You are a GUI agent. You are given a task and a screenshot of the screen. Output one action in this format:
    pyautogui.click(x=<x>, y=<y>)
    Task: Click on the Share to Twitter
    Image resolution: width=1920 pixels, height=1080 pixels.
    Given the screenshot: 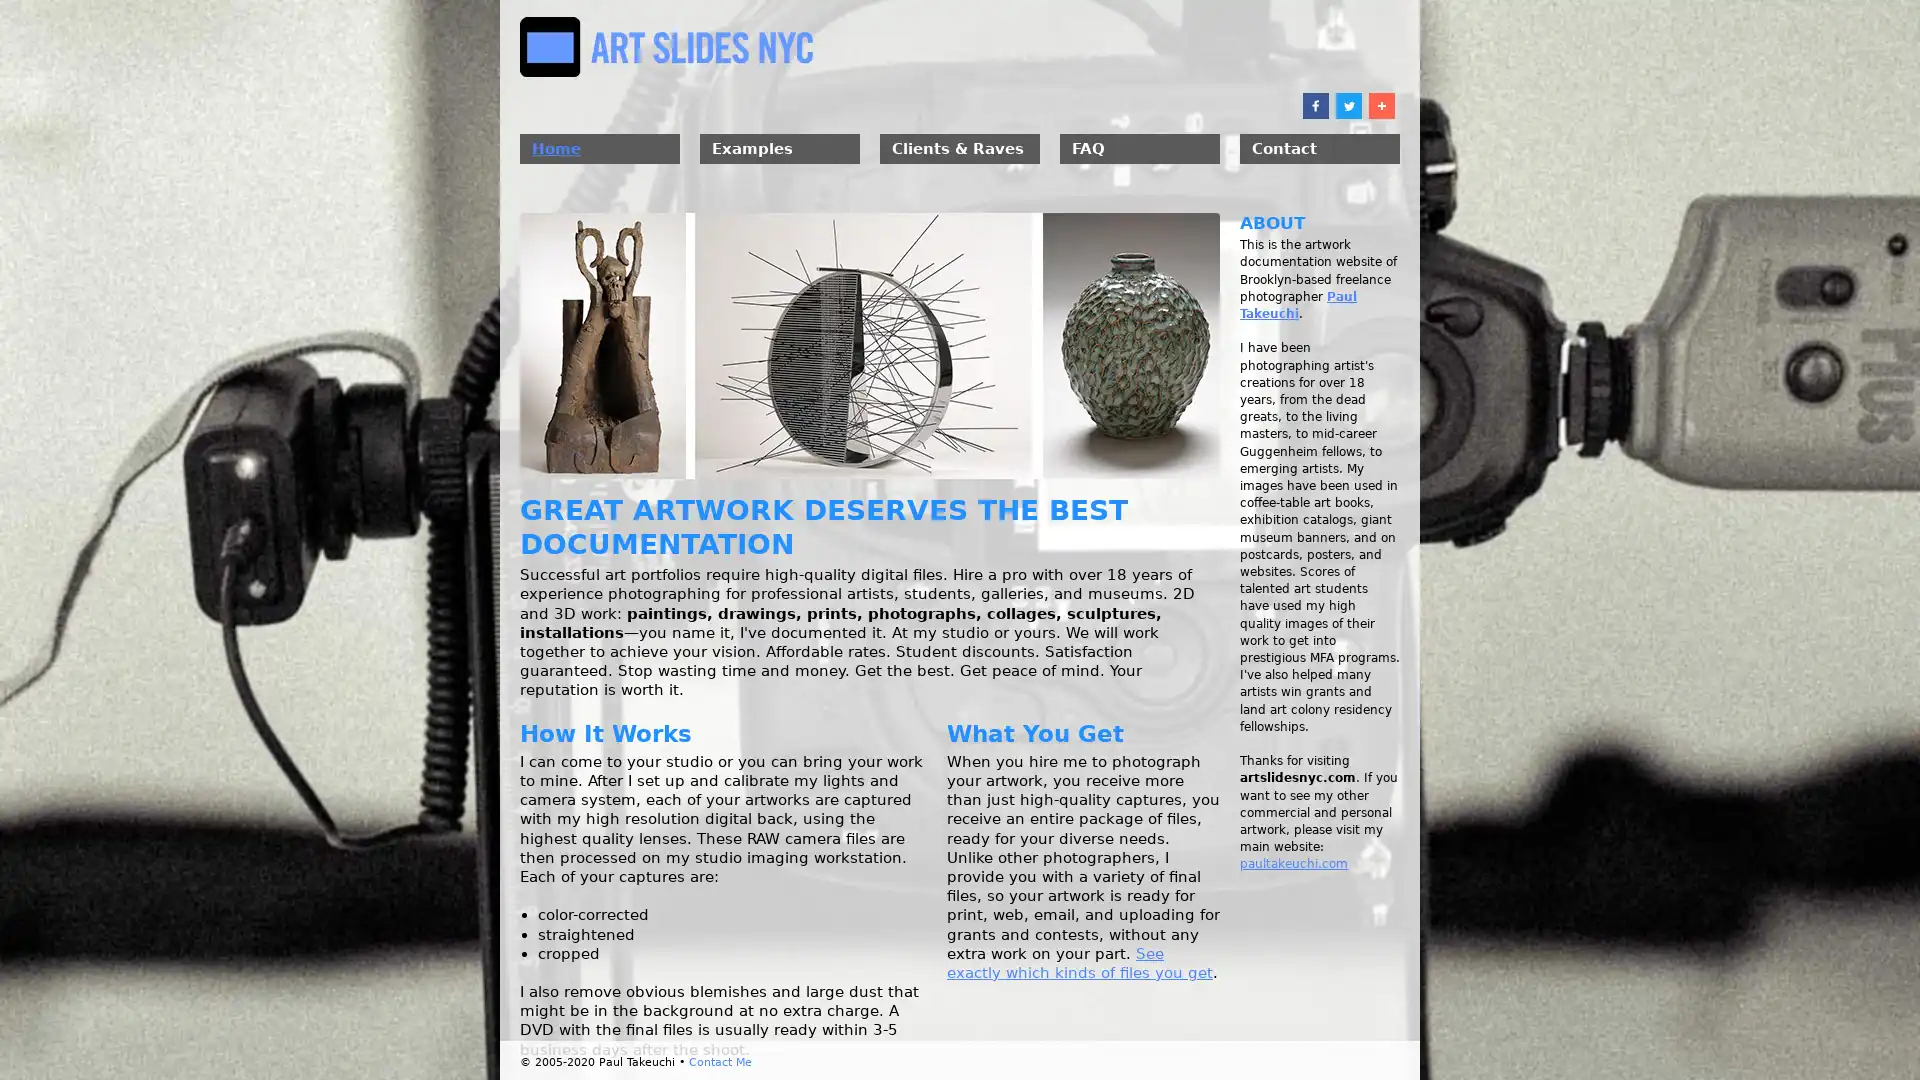 What is the action you would take?
    pyautogui.click(x=1325, y=104)
    